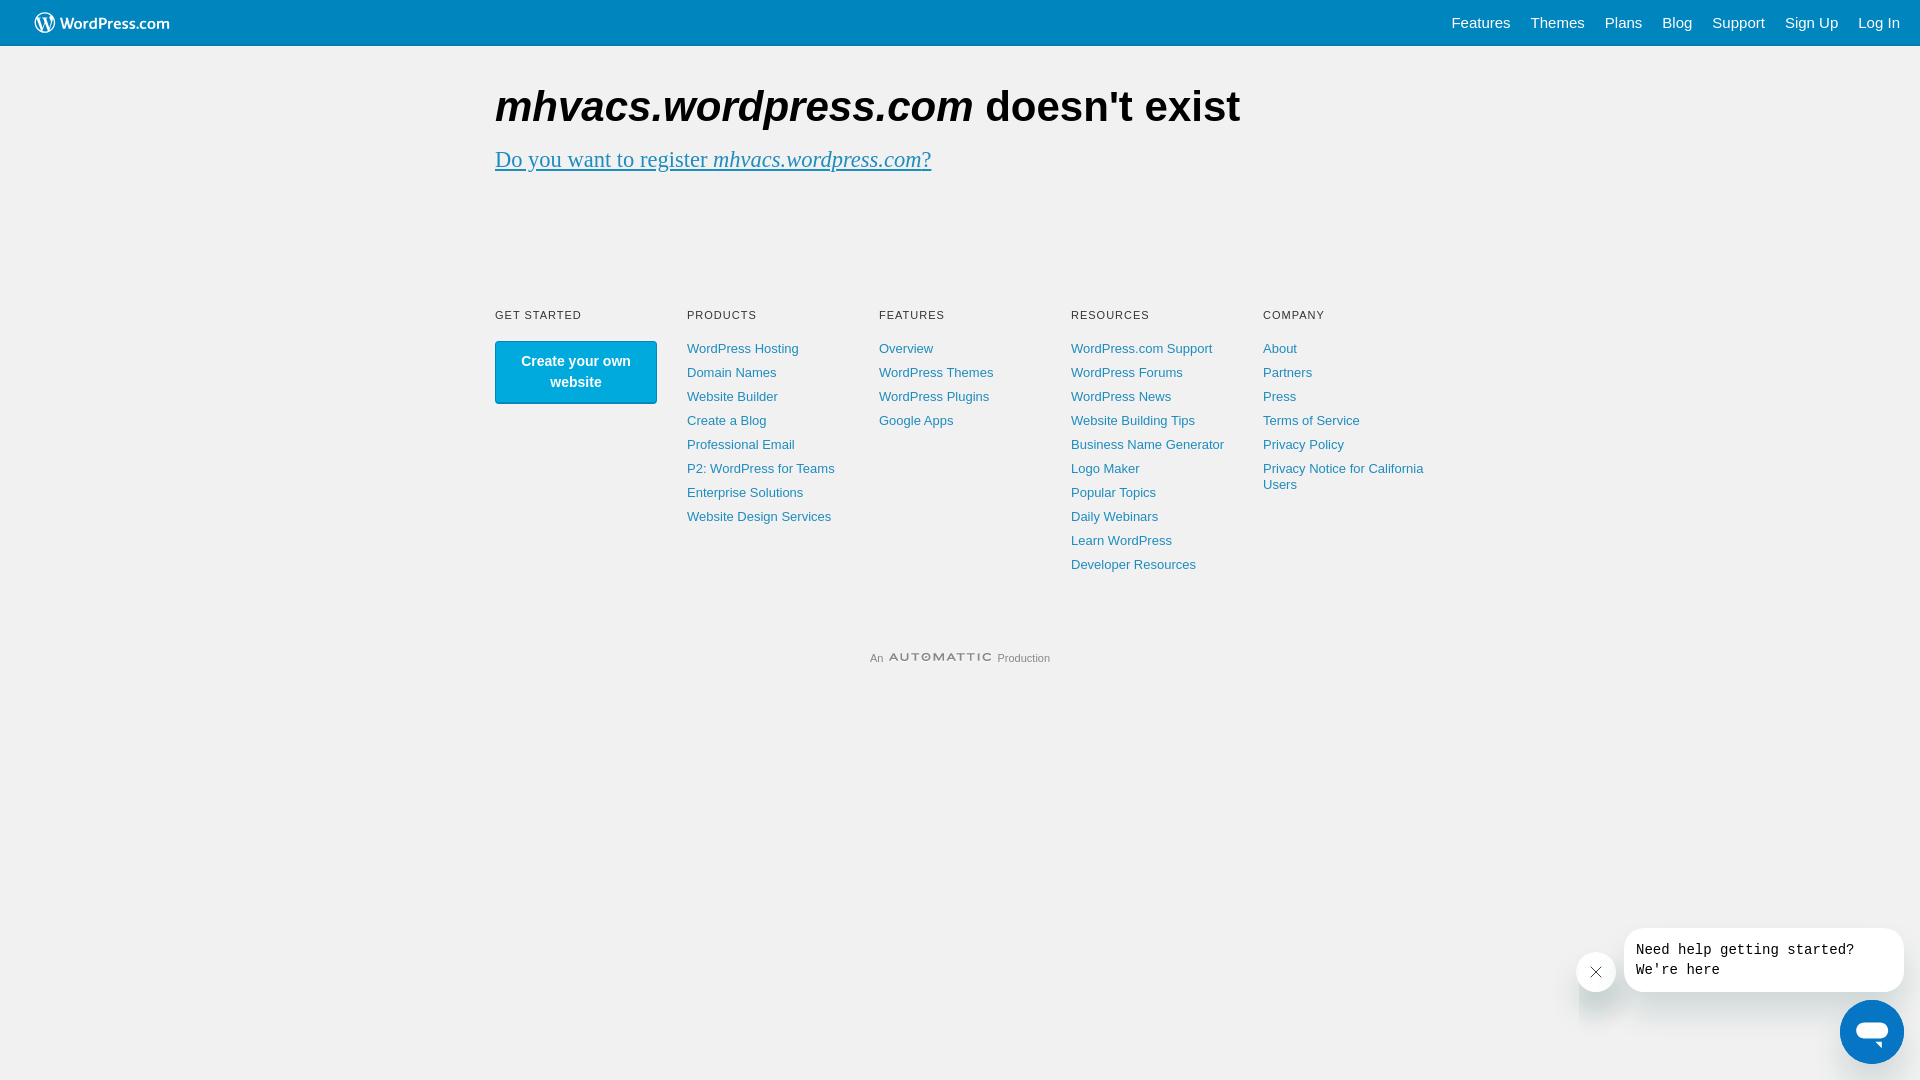 The height and width of the screenshot is (1080, 1920). Describe the element at coordinates (1520, 23) in the screenshot. I see `'Themes'` at that location.